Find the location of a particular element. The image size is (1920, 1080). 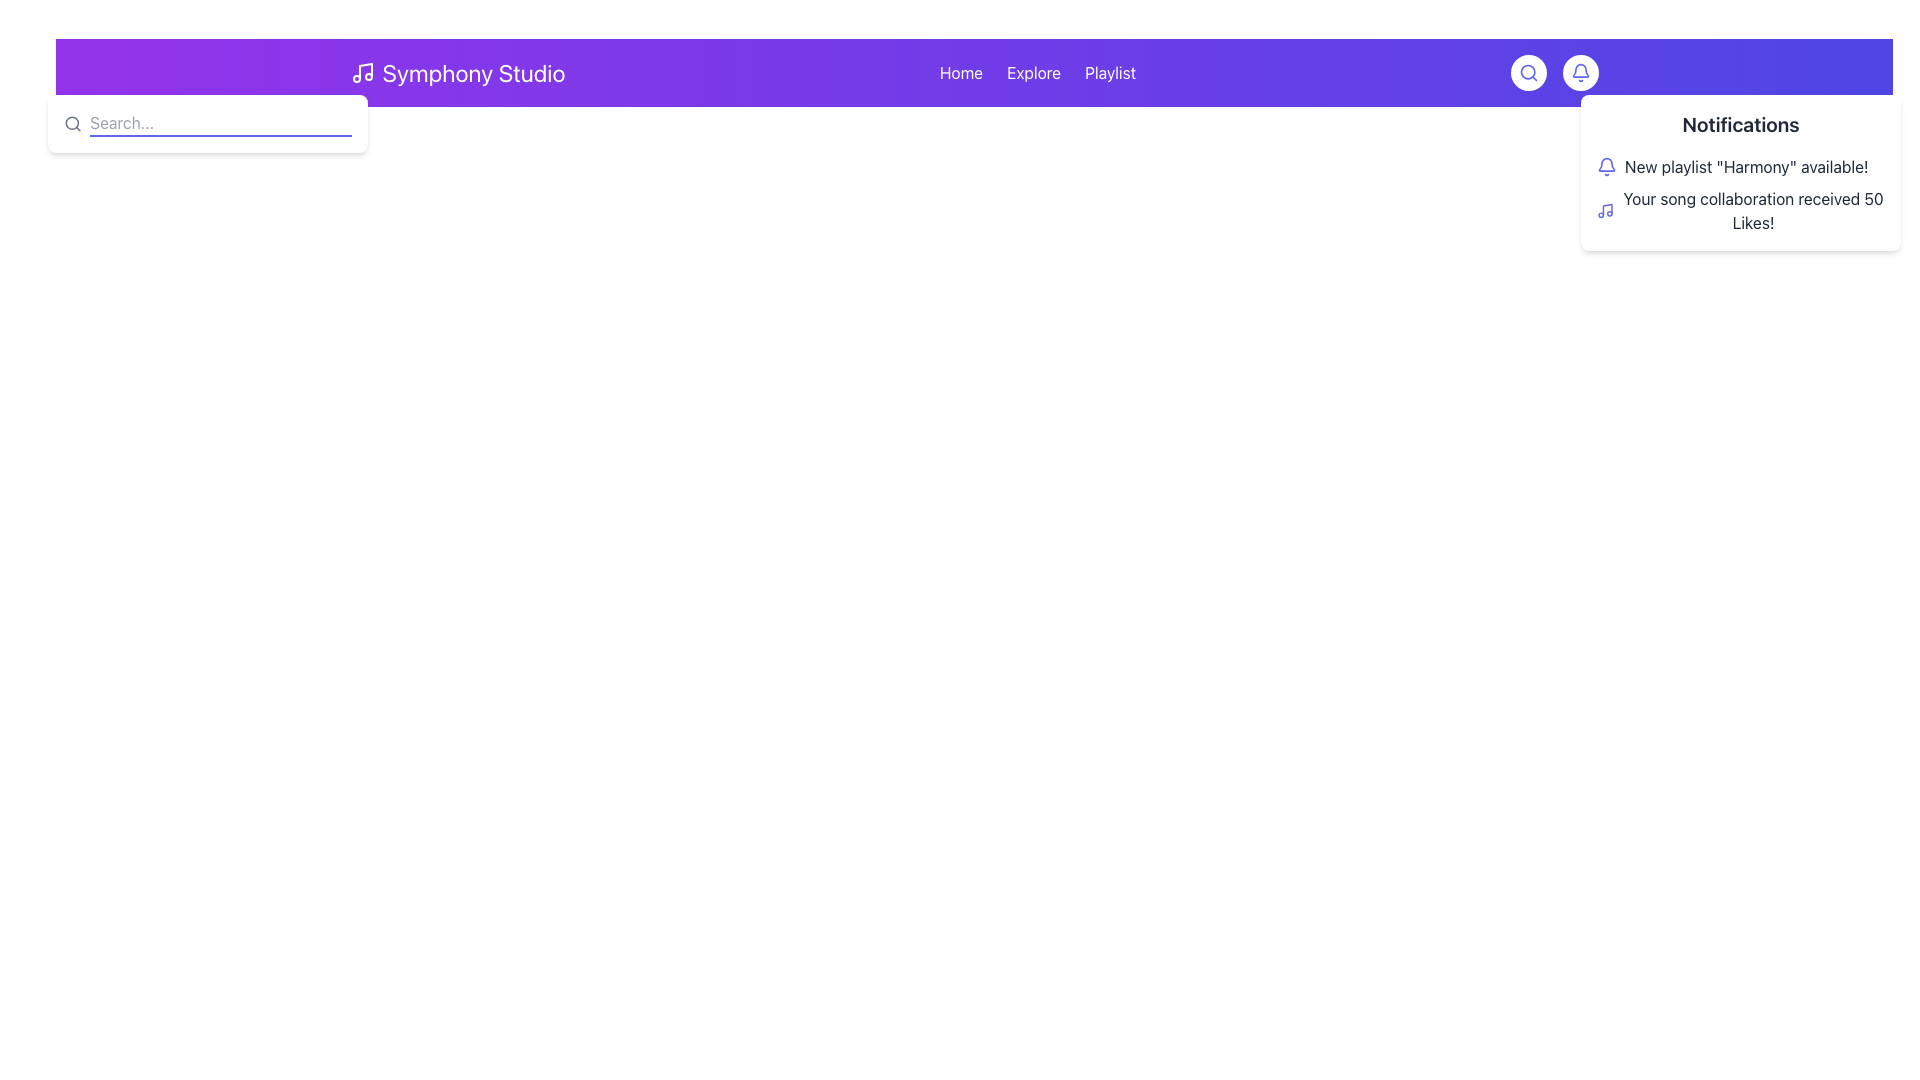

the circular lens part of the magnifying glass icon located in the top-right corner of the interface, adjacent to the notifications icon is located at coordinates (72, 123).